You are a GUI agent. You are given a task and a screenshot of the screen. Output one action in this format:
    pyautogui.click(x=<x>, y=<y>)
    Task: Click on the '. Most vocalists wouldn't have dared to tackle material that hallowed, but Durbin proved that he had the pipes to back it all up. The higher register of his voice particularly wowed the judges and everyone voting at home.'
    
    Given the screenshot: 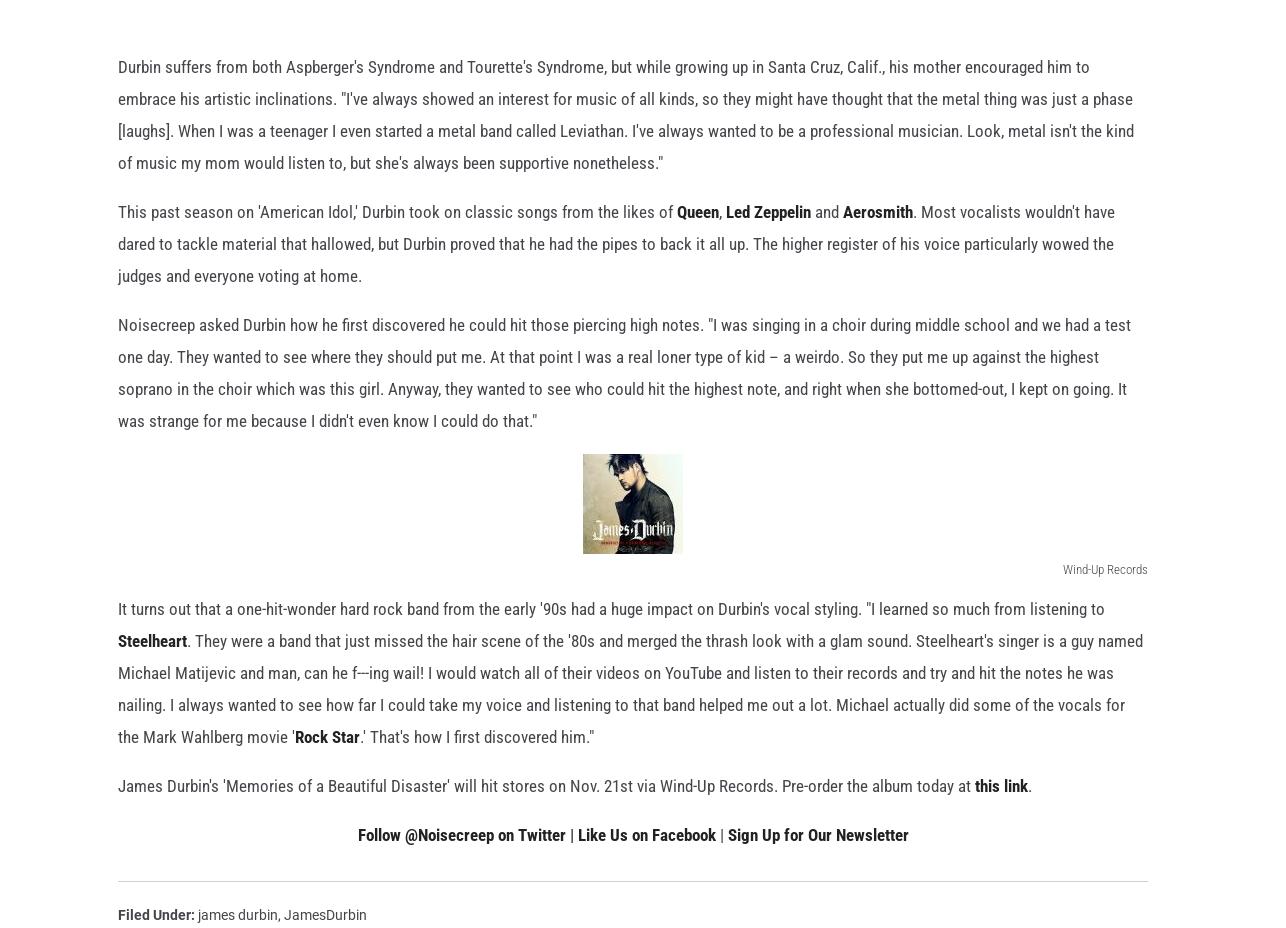 What is the action you would take?
    pyautogui.click(x=118, y=274)
    